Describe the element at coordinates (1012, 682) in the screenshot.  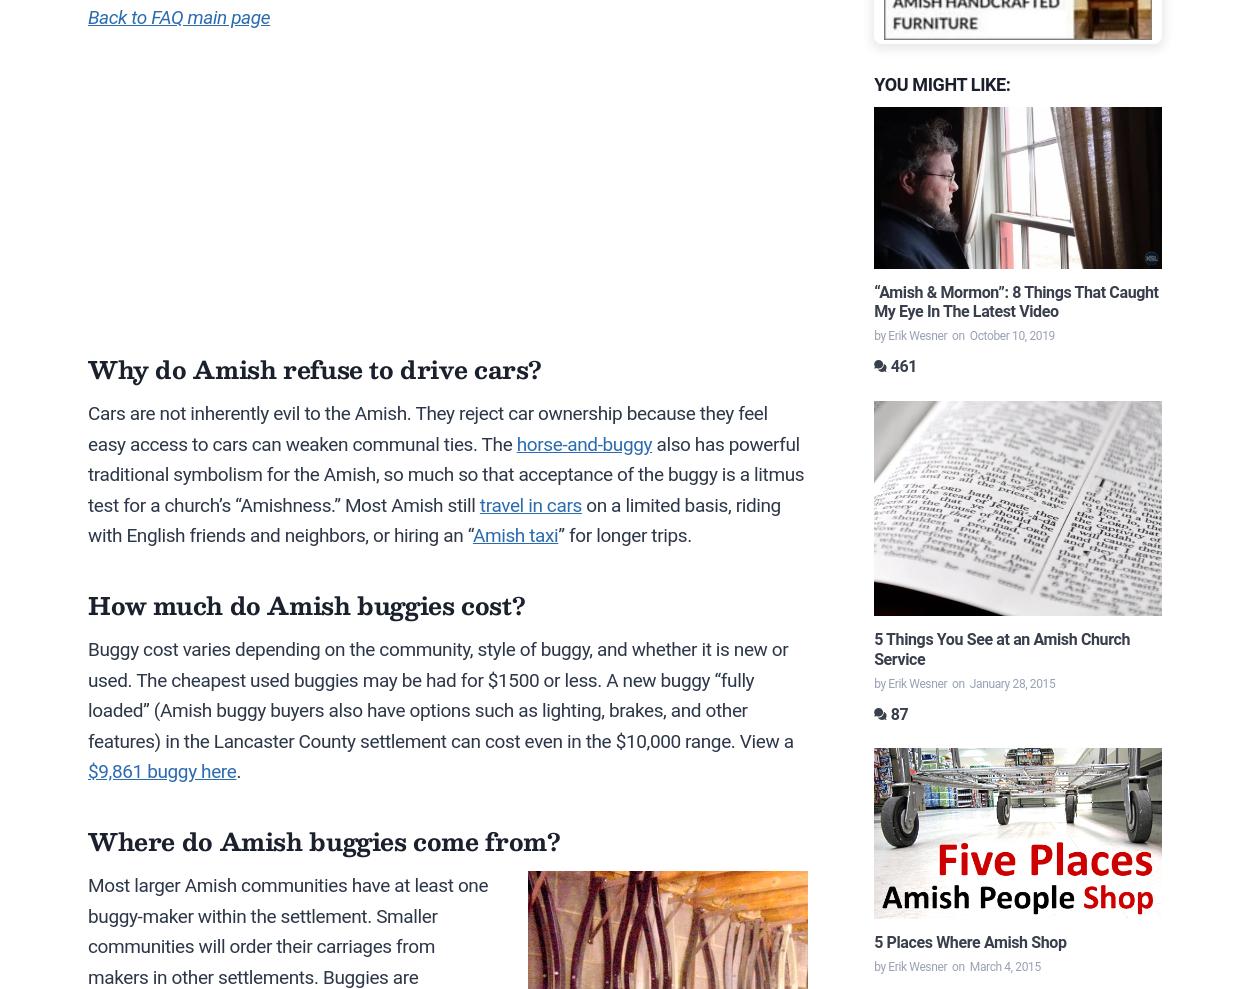
I see `'January 28, 2015'` at that location.